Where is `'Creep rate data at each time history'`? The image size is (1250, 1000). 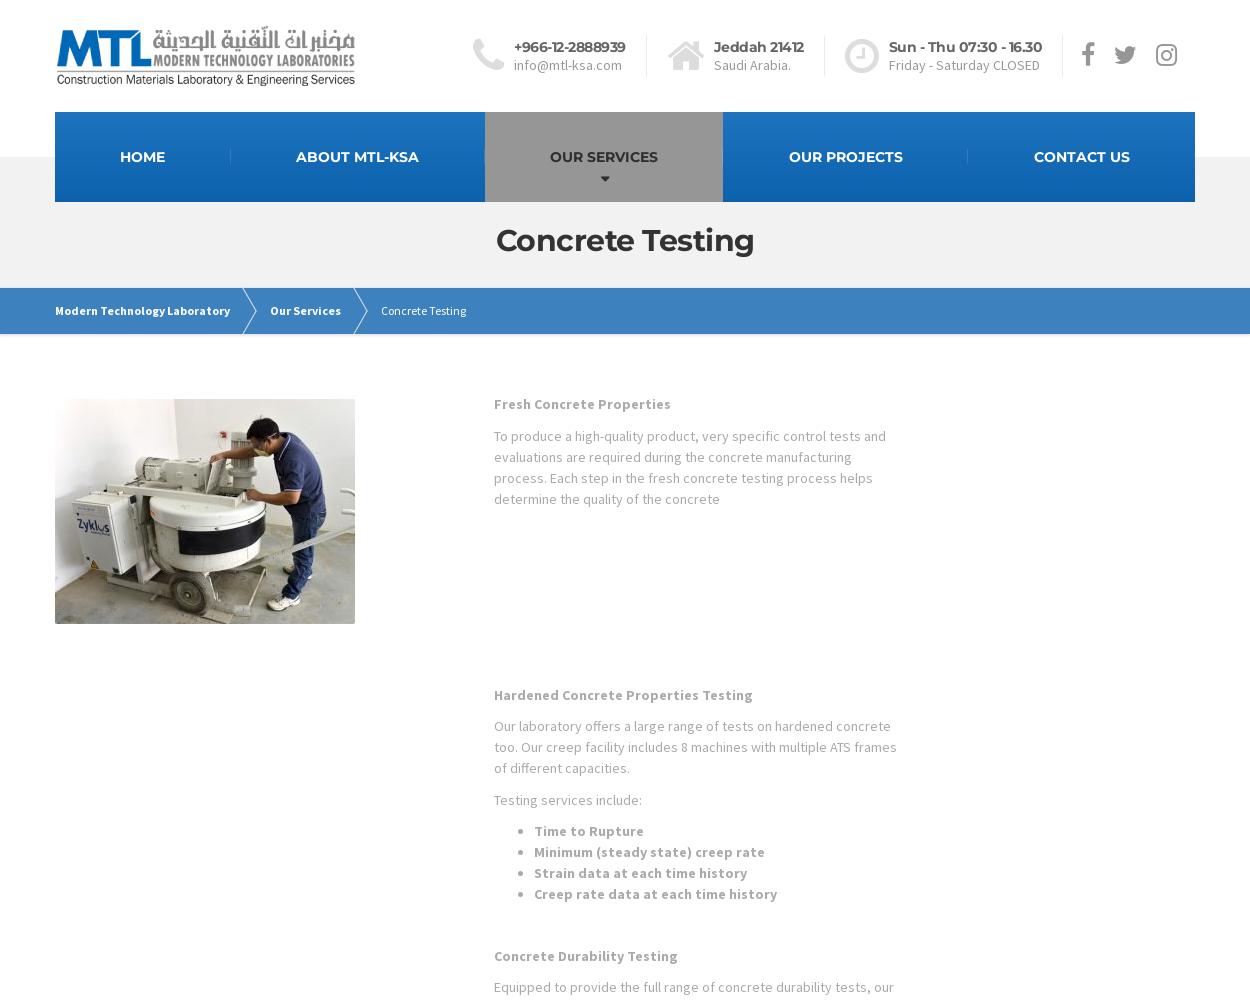
'Creep rate data at each time history' is located at coordinates (654, 894).